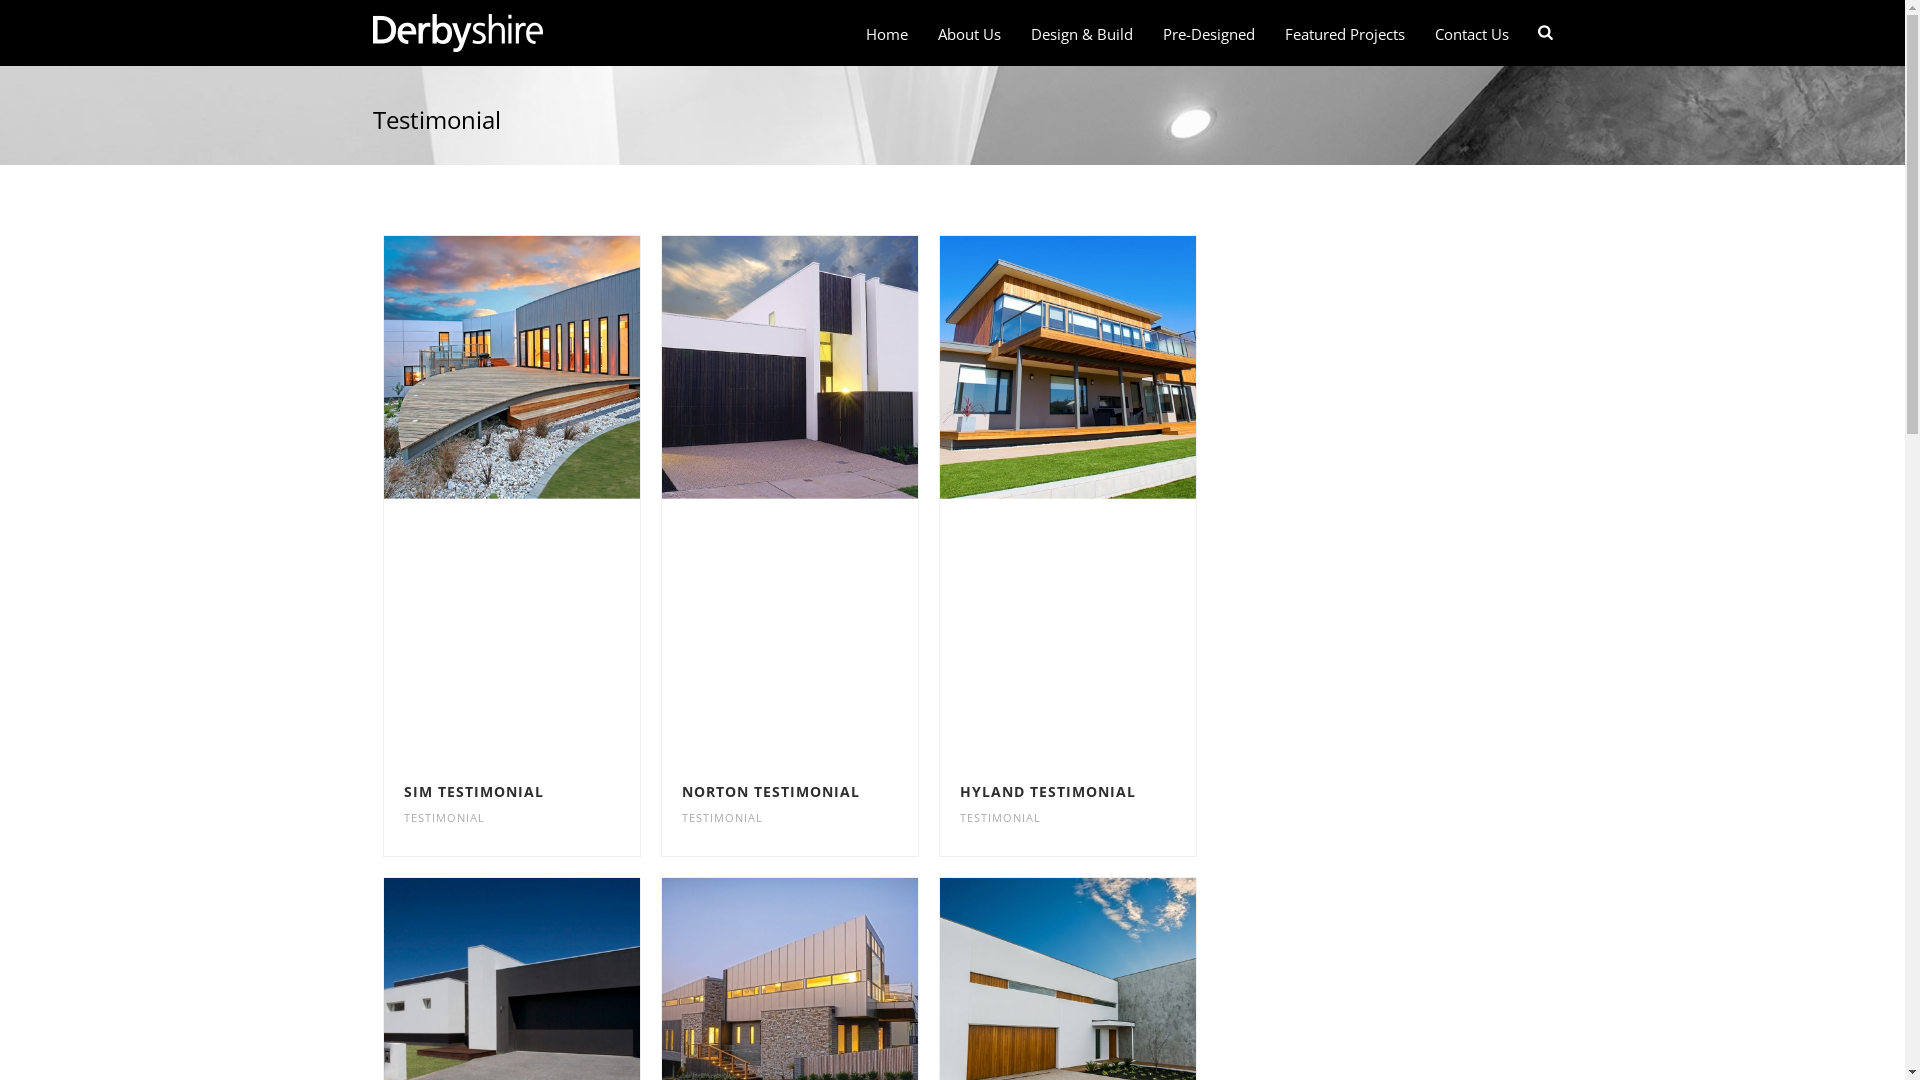 Image resolution: width=1920 pixels, height=1080 pixels. What do you see at coordinates (1472, 34) in the screenshot?
I see `'Contact Us'` at bounding box center [1472, 34].